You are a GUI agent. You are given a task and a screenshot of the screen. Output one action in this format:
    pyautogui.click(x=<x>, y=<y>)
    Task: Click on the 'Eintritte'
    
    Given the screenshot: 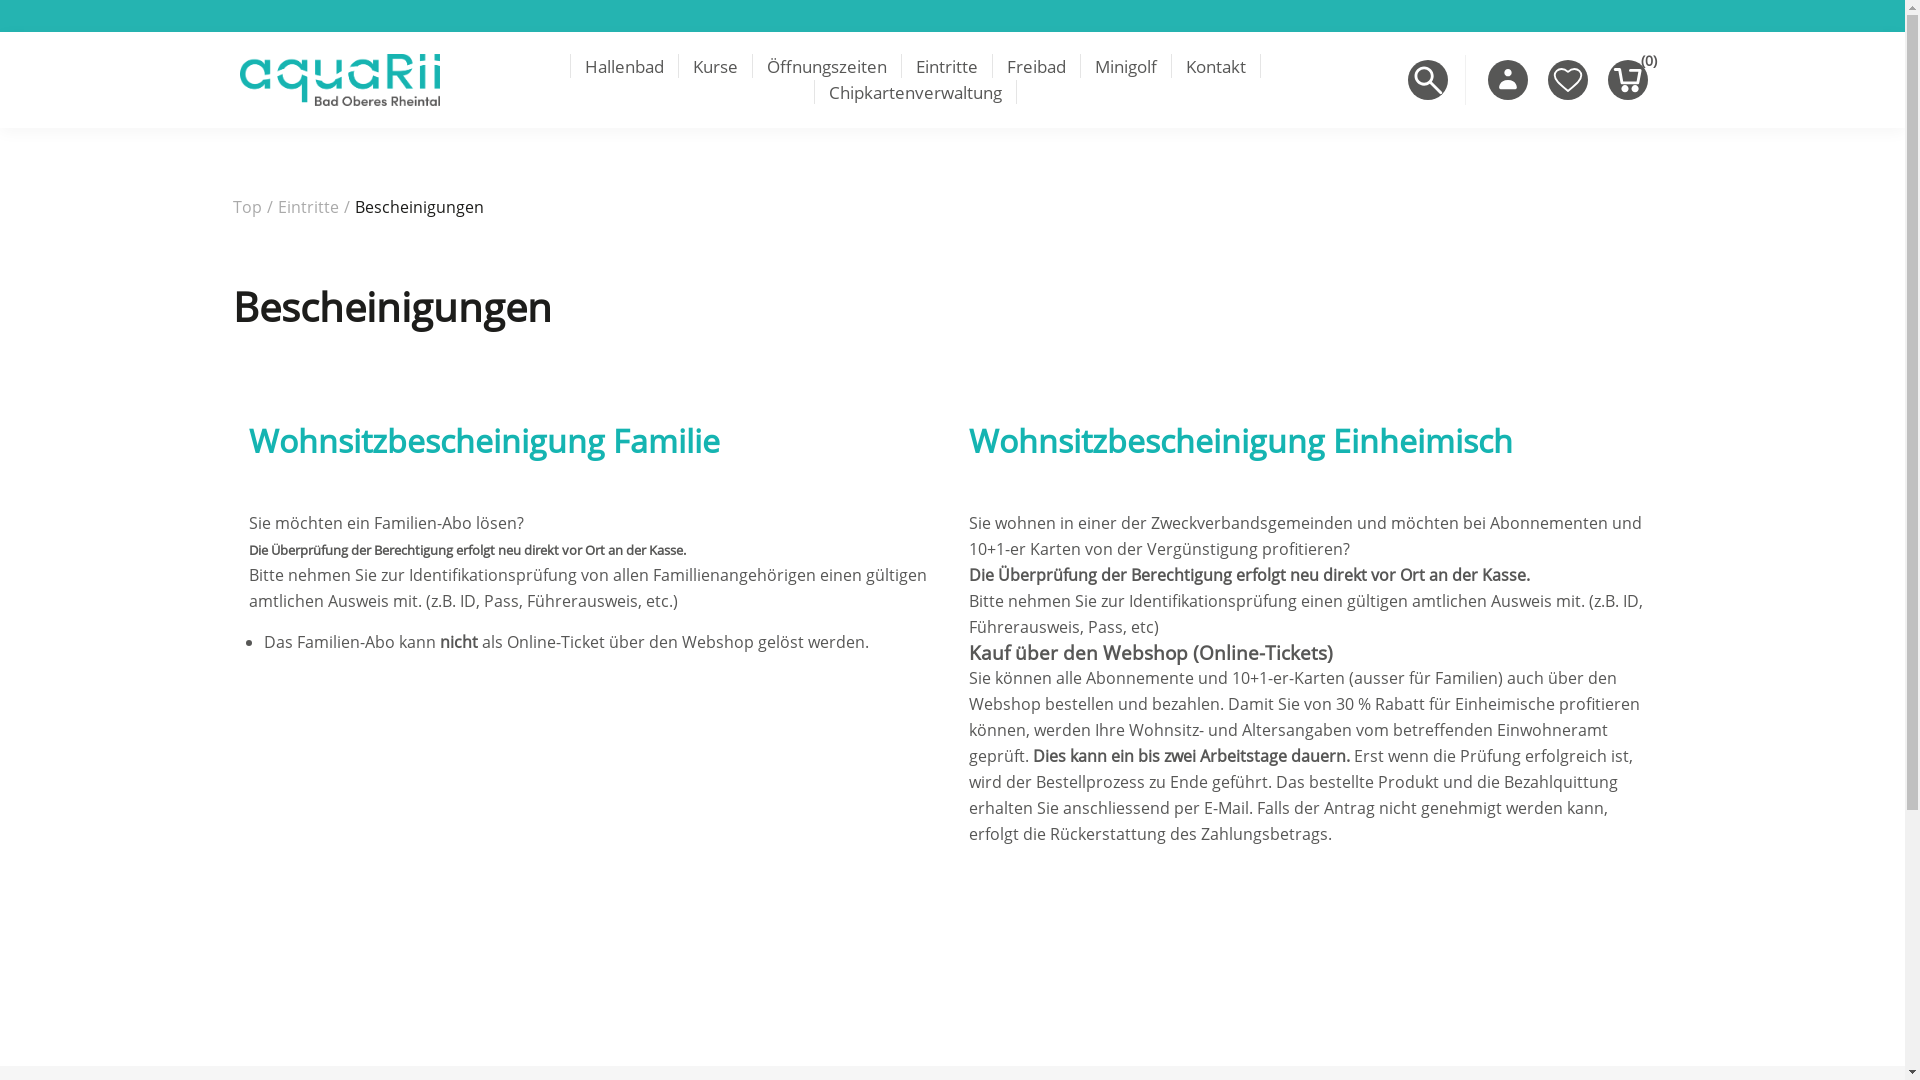 What is the action you would take?
    pyautogui.click(x=944, y=65)
    